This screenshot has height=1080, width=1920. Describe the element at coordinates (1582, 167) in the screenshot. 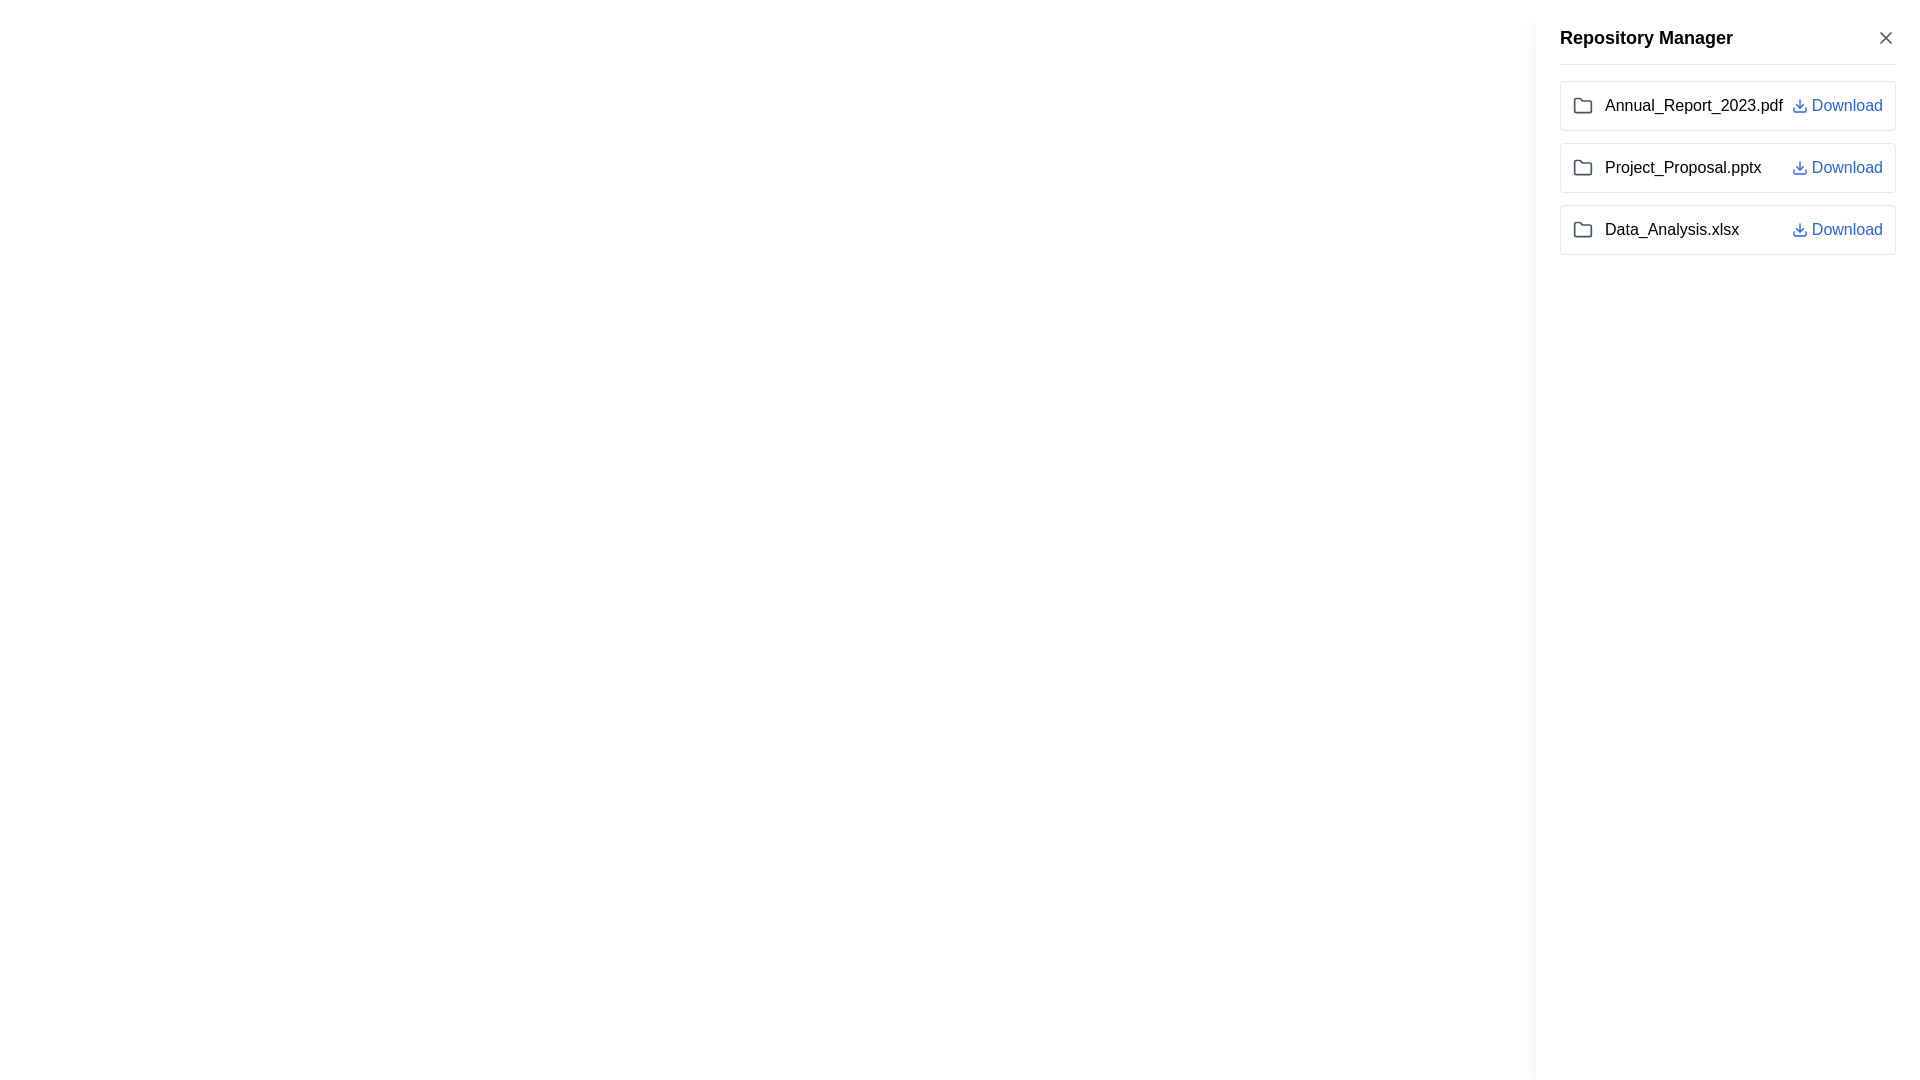

I see `the folder icon representing the file 'Project_Proposal.pptx', which is located on the left side of its corresponding row in the file list` at that location.